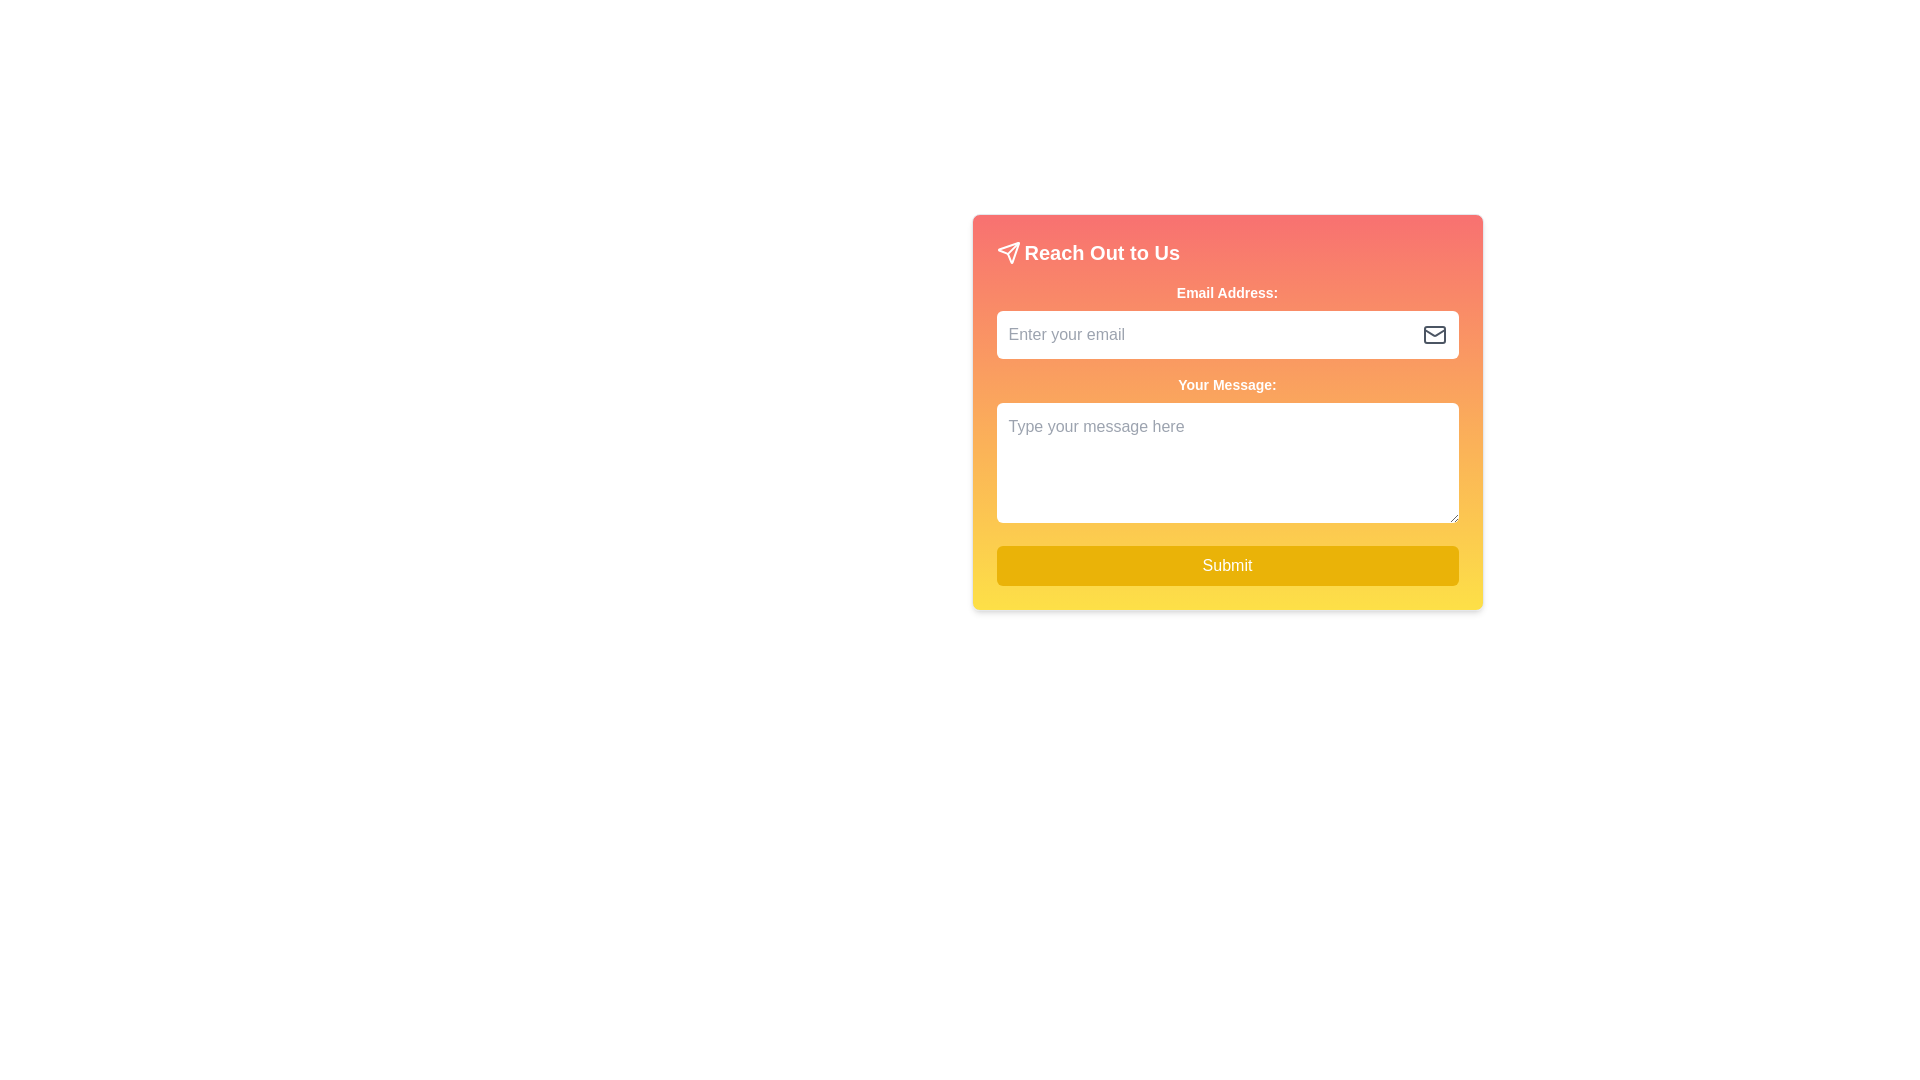  What do you see at coordinates (1433, 334) in the screenshot?
I see `the gray envelope icon located at the top-right corner of the 'Email Address:' input field in the 'Reach Out to Us' section` at bounding box center [1433, 334].